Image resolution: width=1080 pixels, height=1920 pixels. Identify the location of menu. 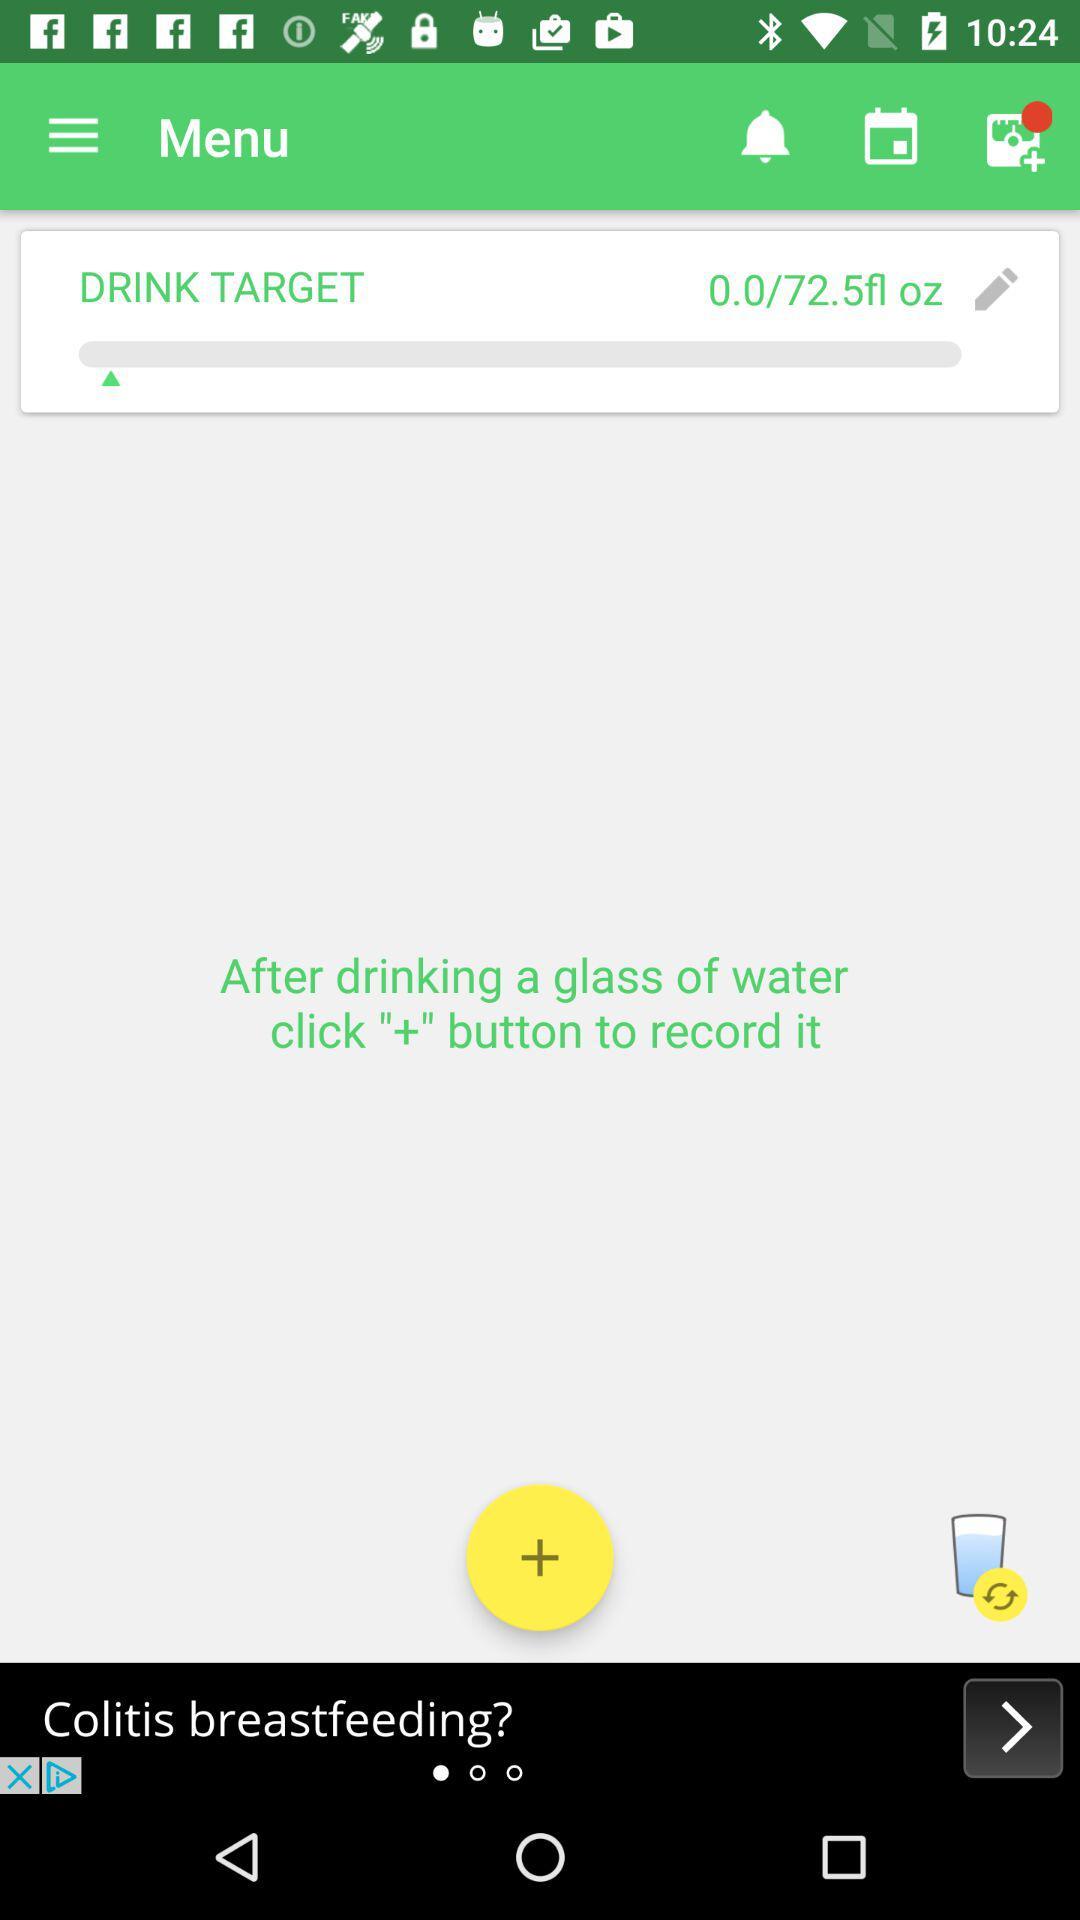
(72, 135).